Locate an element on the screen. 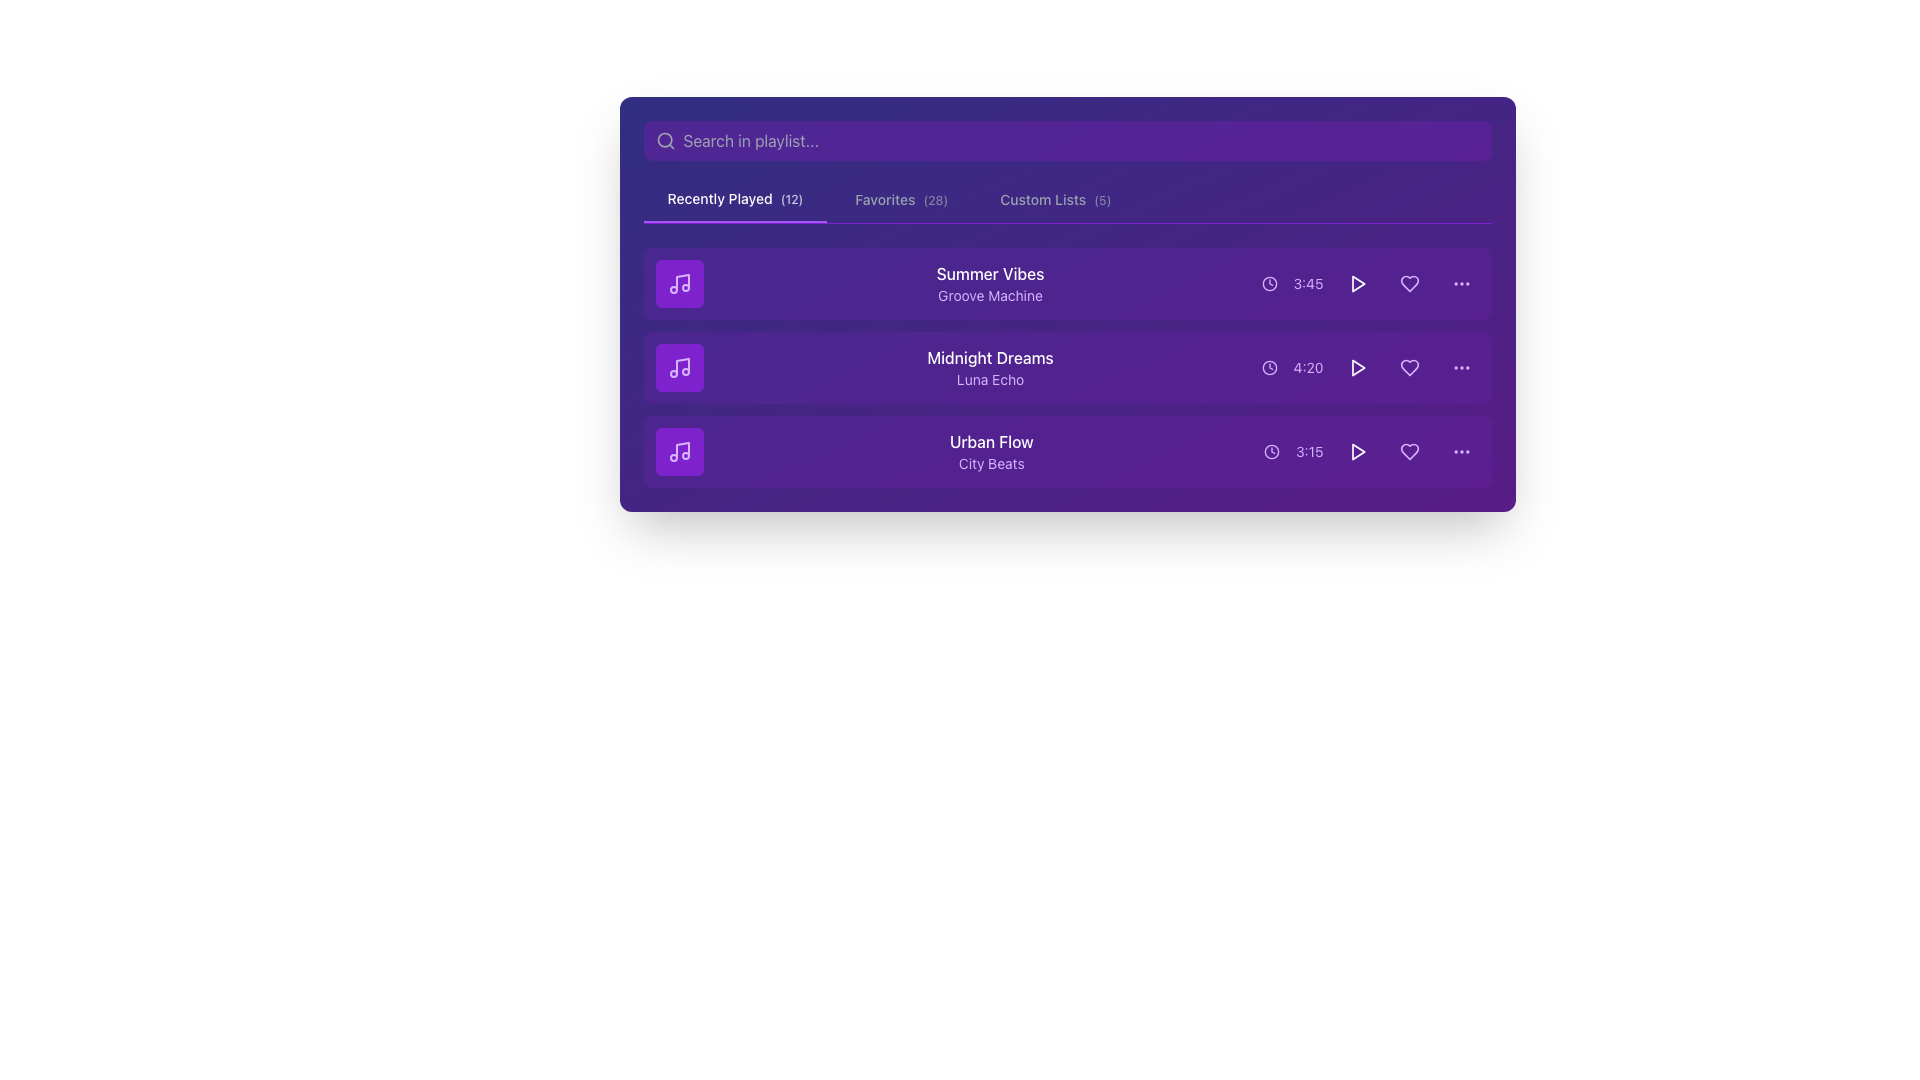 The width and height of the screenshot is (1920, 1080). the third navigational tab in the top navigation bar that allows users to view or manage their custom lists is located at coordinates (1054, 200).